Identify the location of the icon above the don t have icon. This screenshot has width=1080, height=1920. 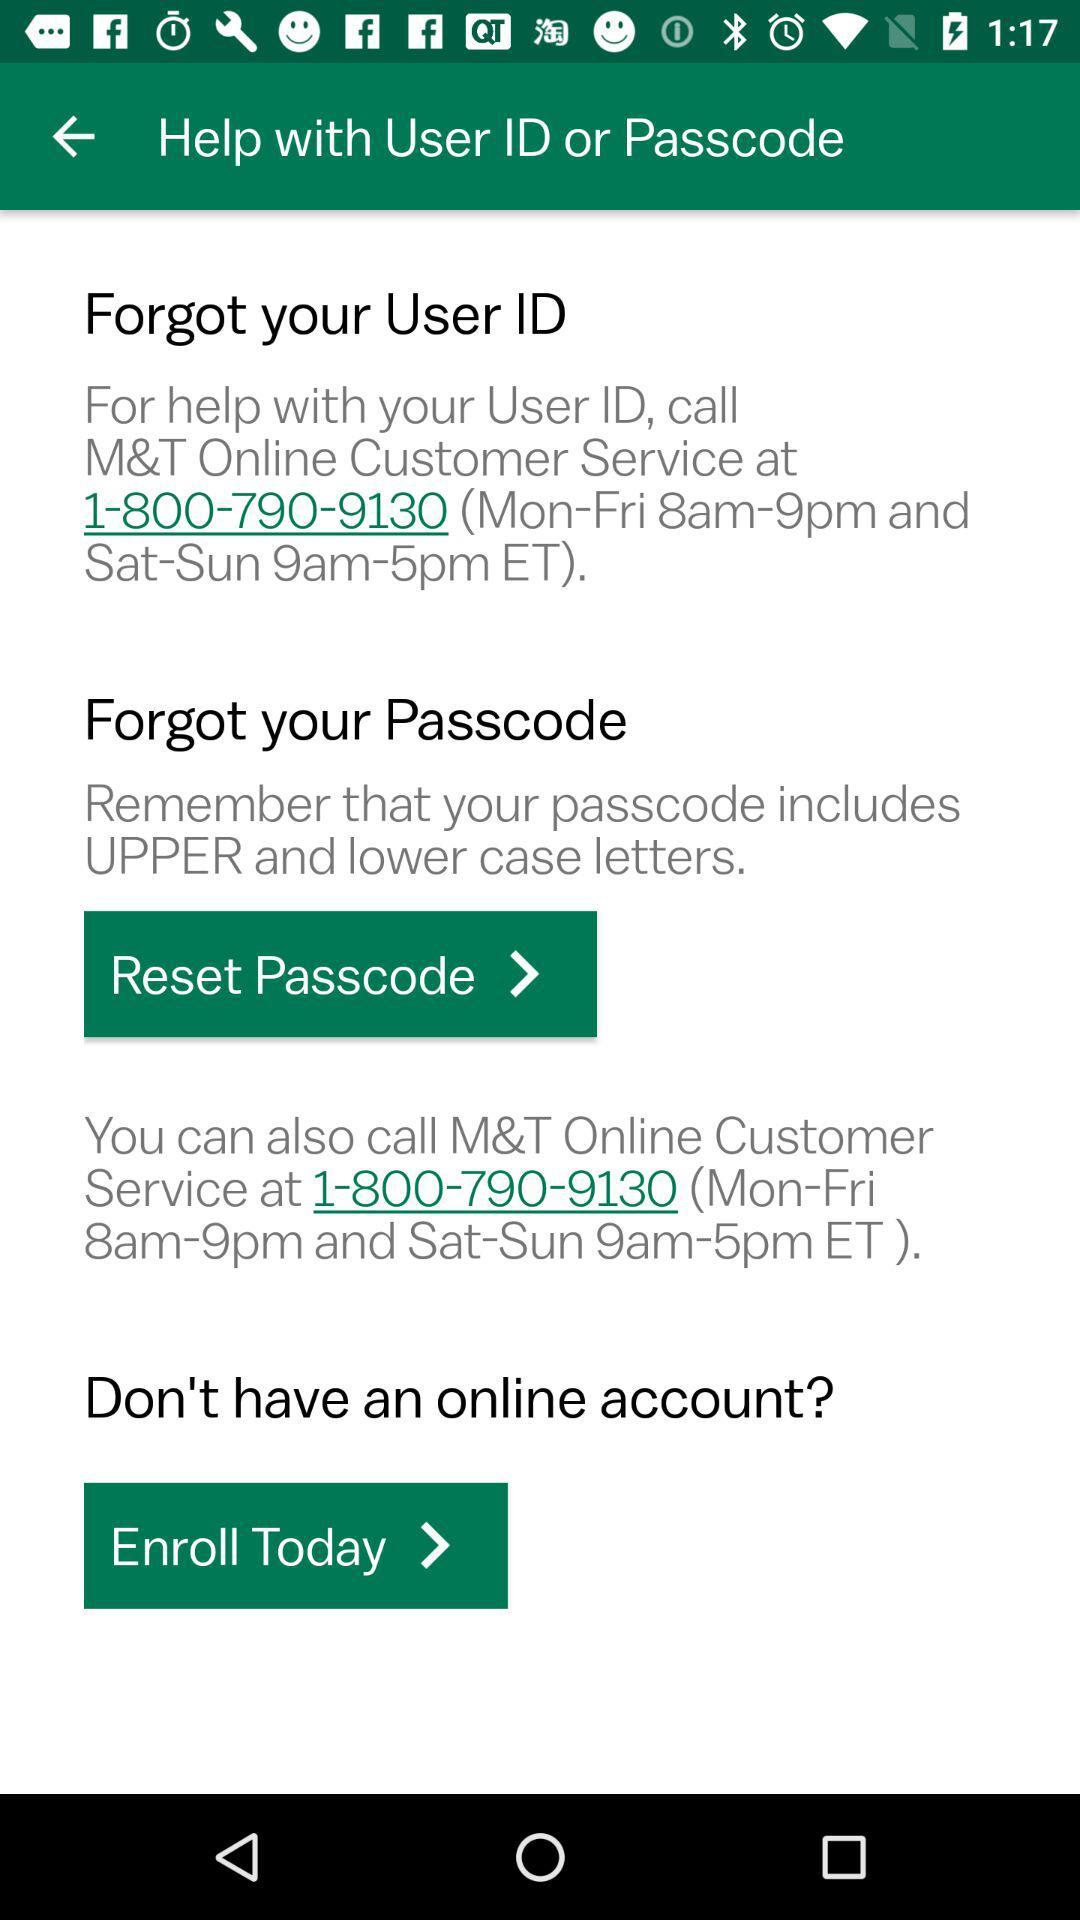
(540, 1186).